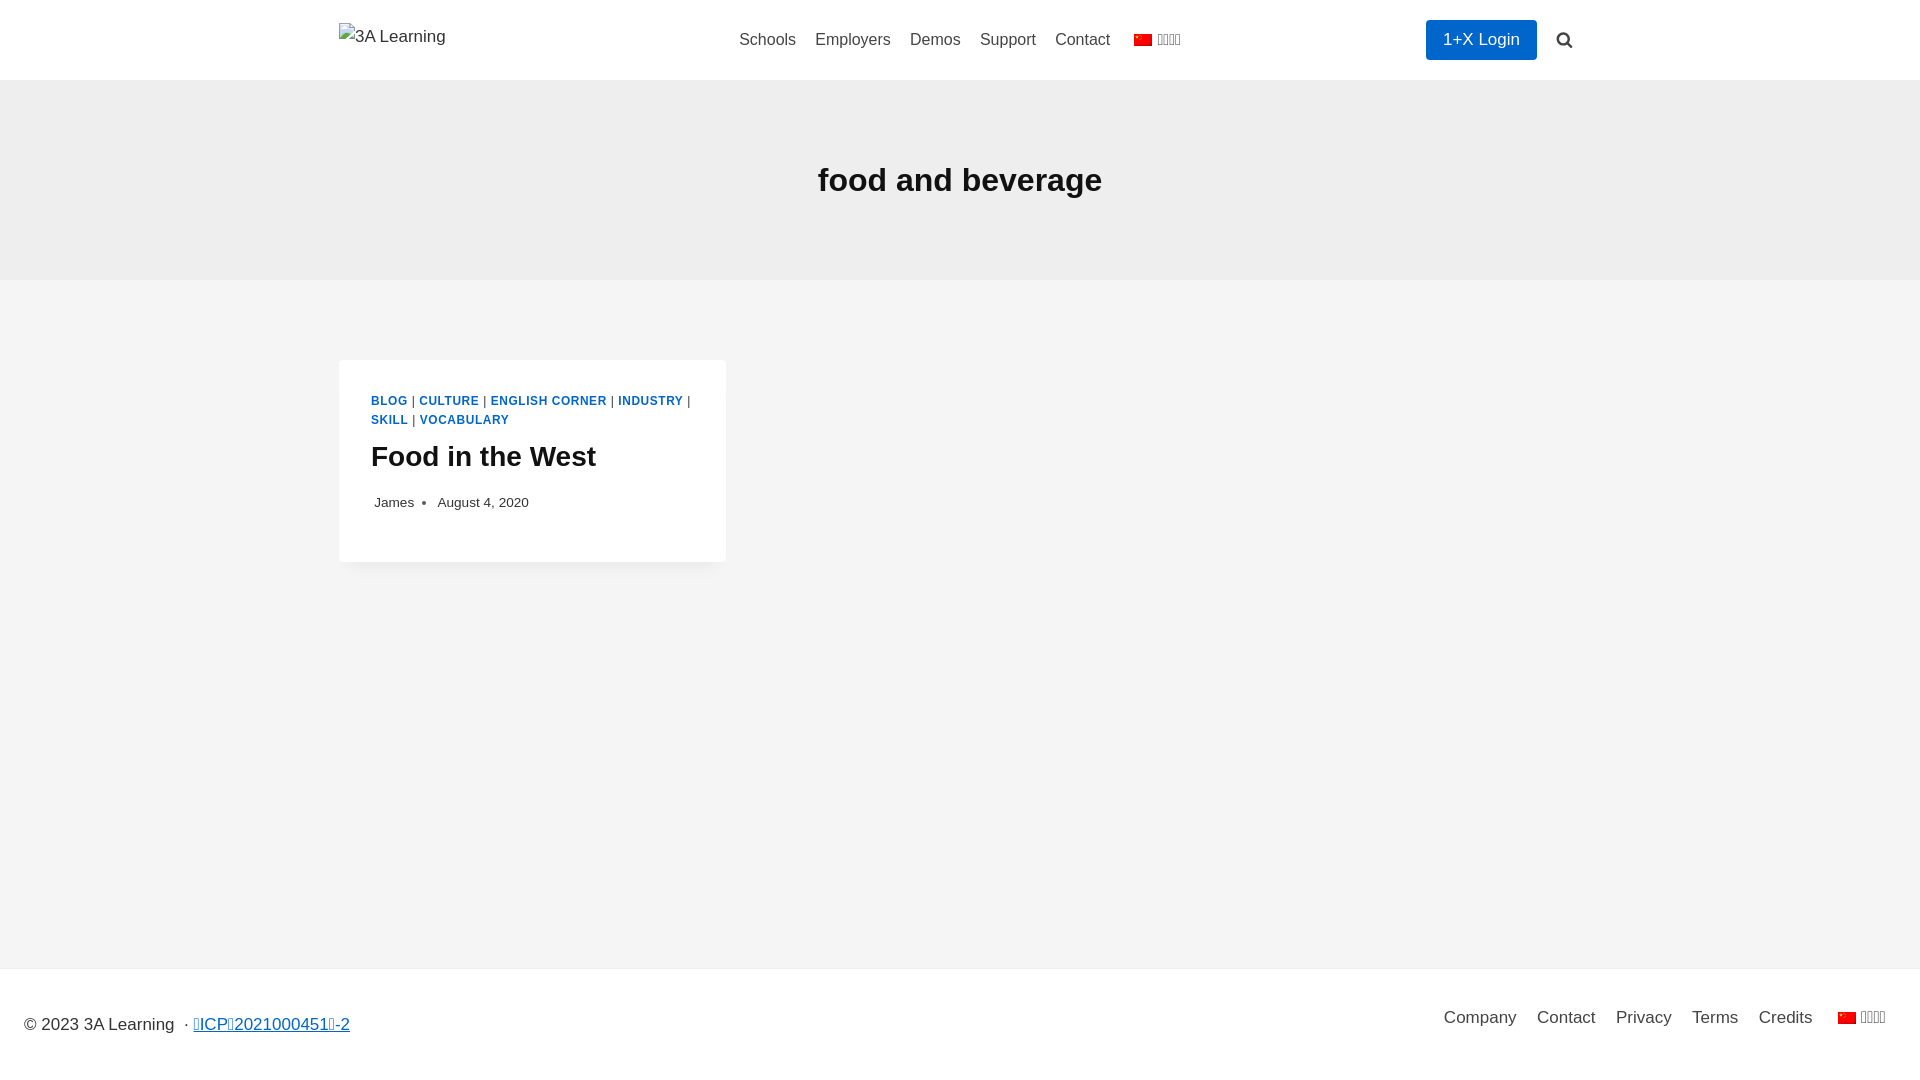 This screenshot has width=1920, height=1080. I want to click on 'Food in the West', so click(483, 456).